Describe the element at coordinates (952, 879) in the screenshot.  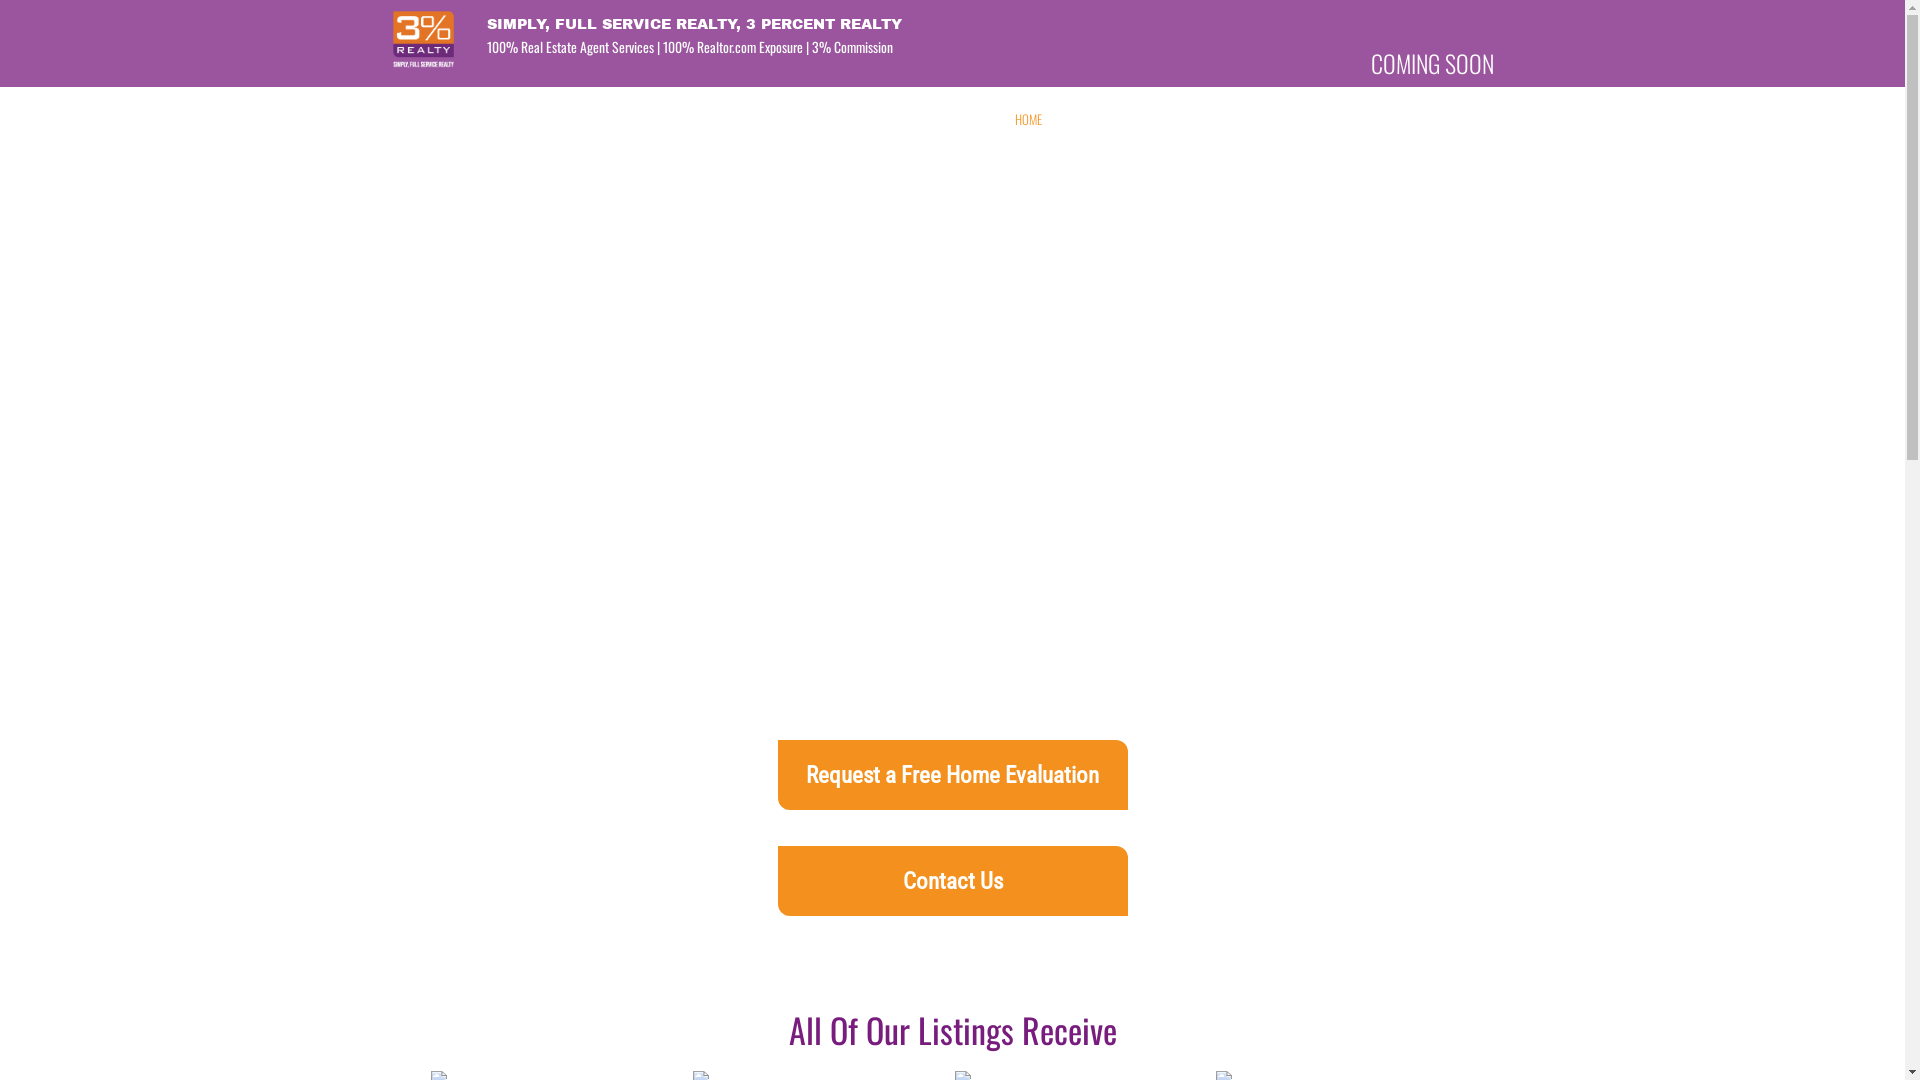
I see `'Contact Us'` at that location.